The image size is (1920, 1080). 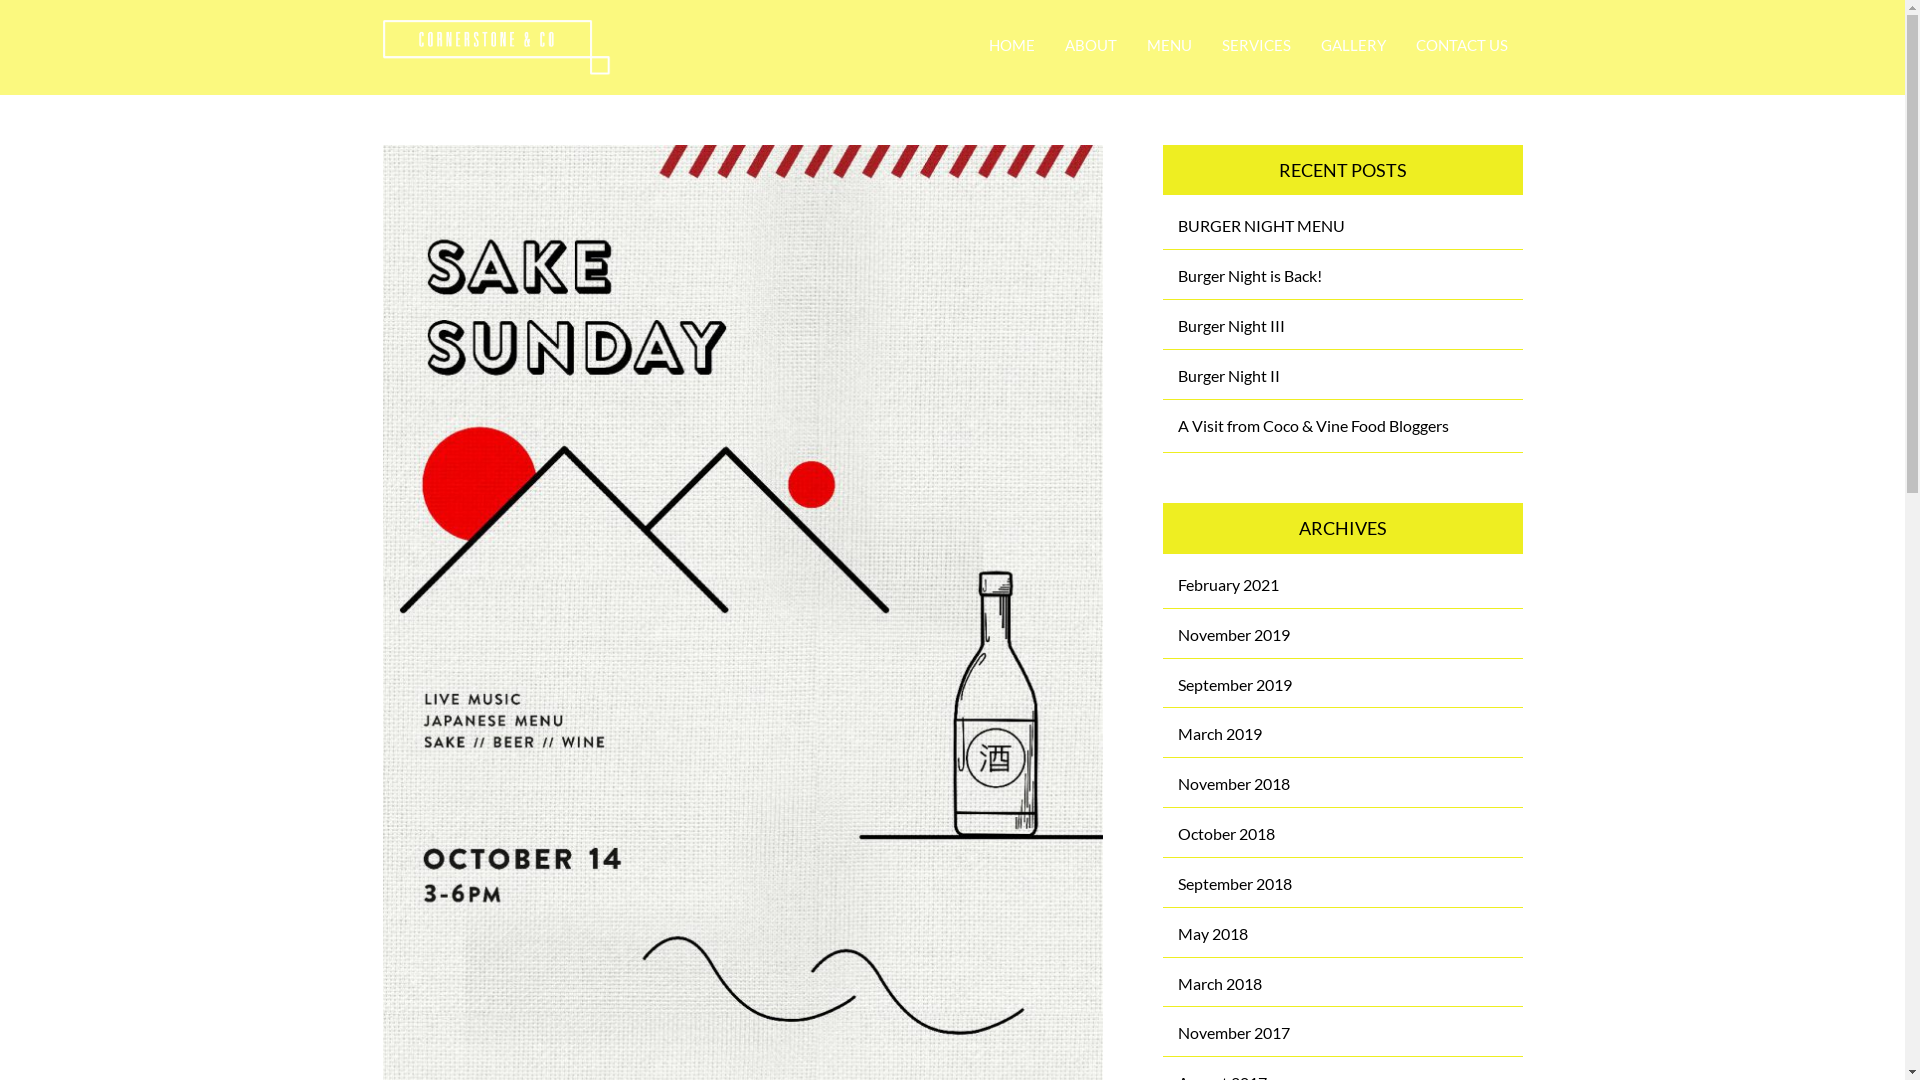 What do you see at coordinates (1260, 225) in the screenshot?
I see `'BURGER NIGHT MENU'` at bounding box center [1260, 225].